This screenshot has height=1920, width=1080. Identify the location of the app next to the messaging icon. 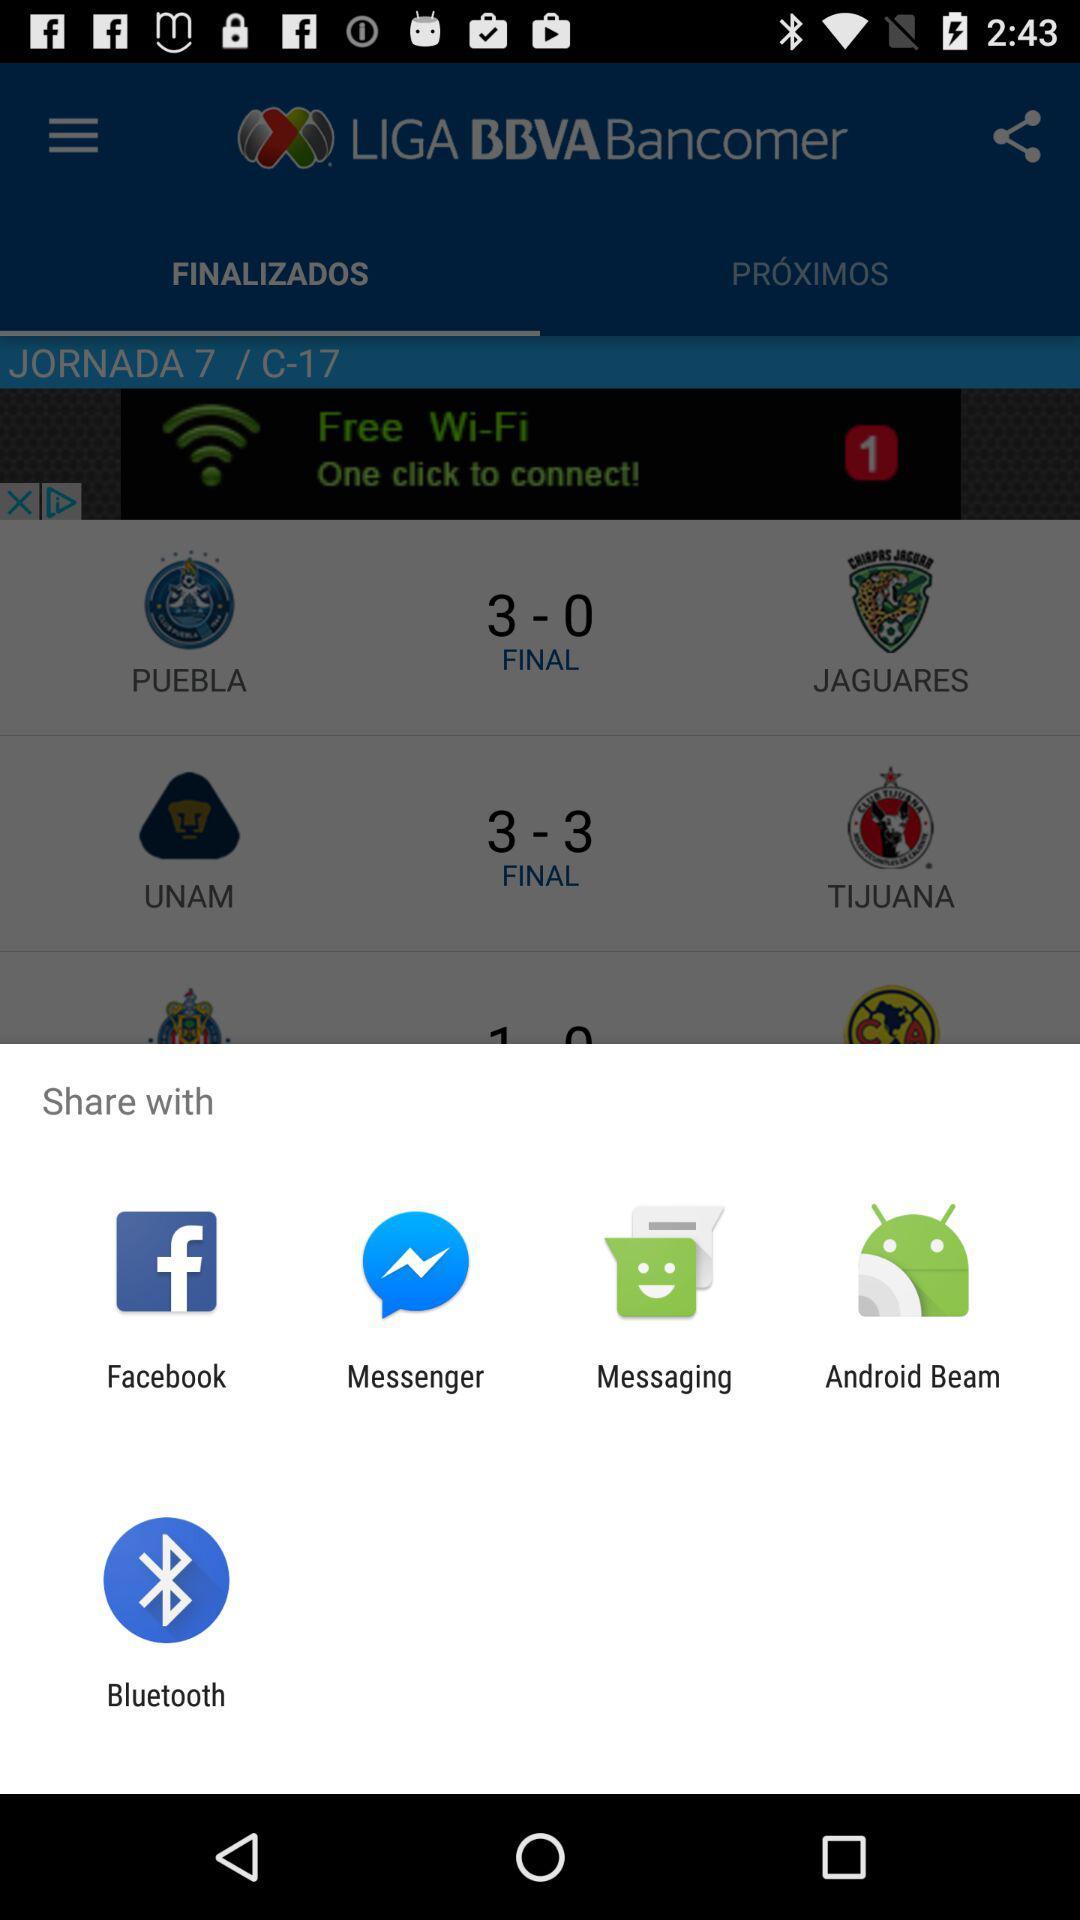
(913, 1392).